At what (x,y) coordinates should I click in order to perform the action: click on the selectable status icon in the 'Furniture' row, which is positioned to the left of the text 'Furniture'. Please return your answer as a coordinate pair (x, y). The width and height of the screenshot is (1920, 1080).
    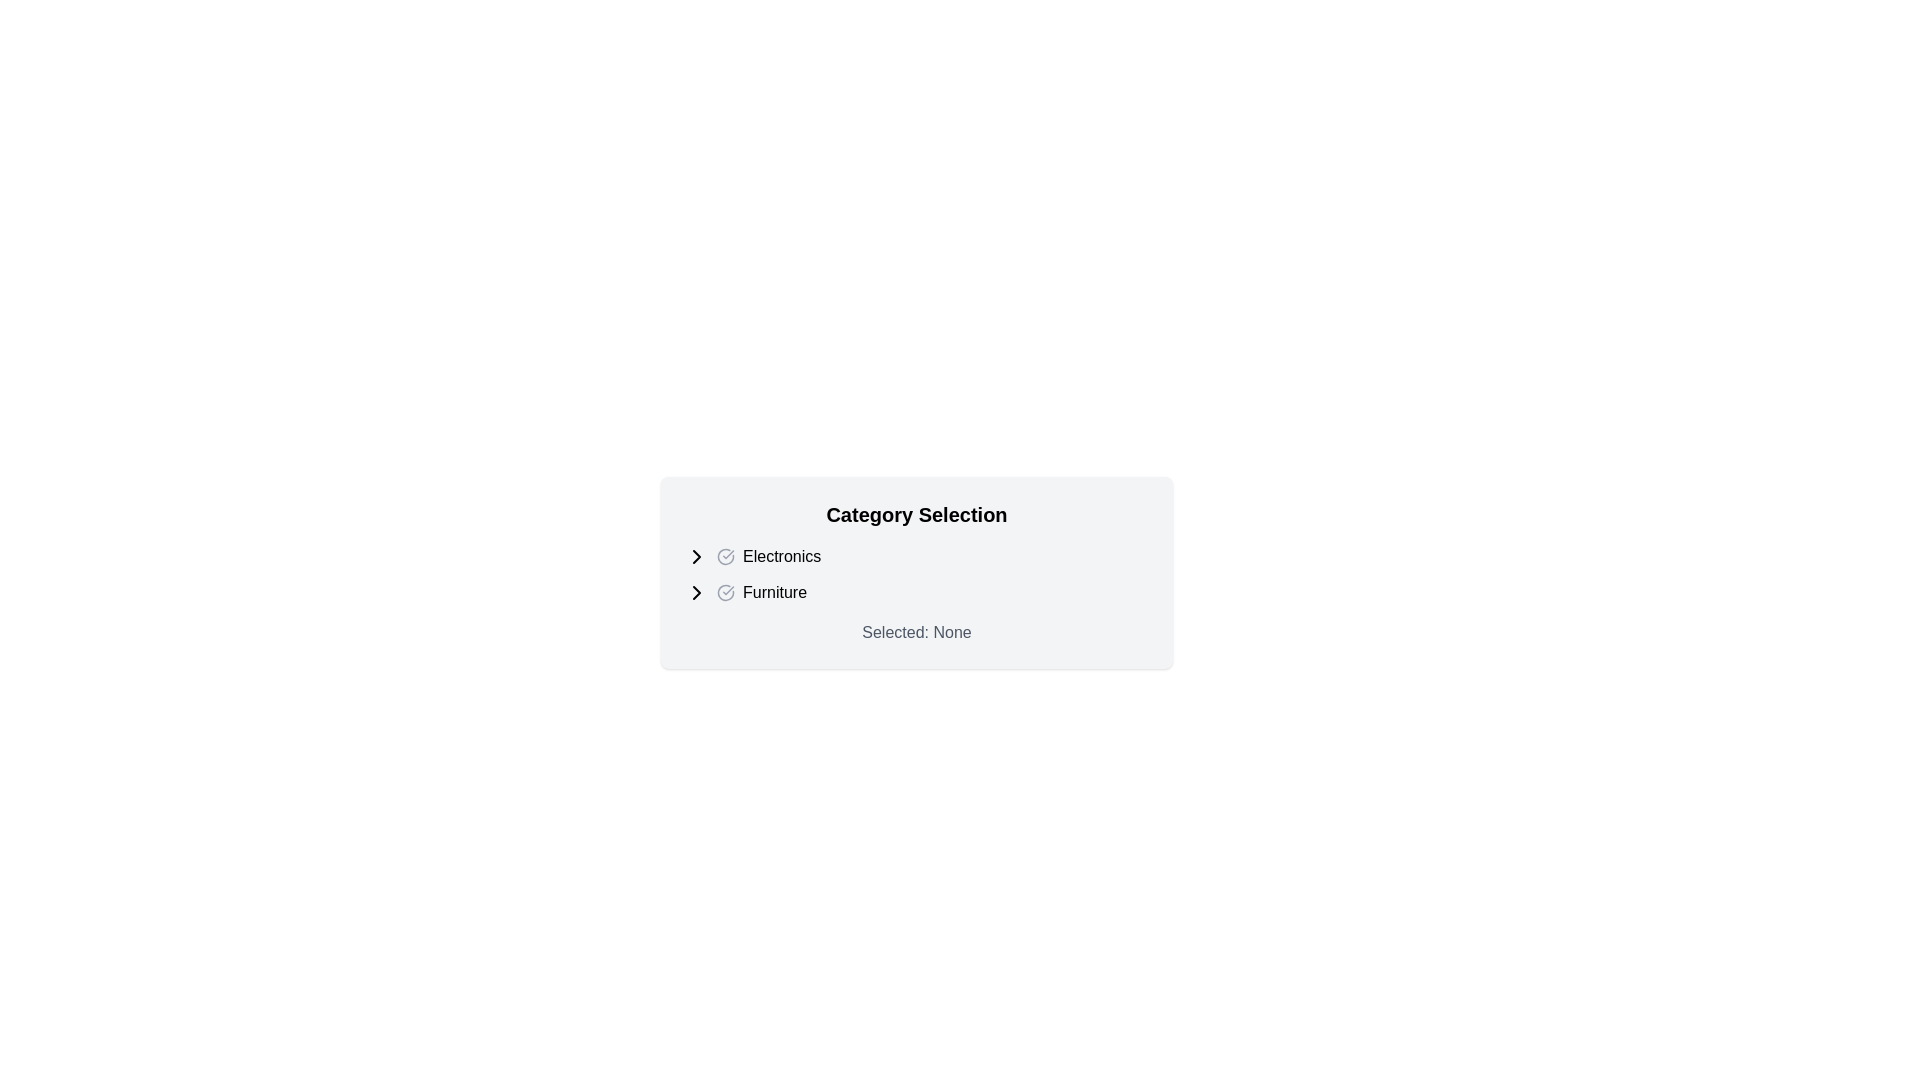
    Looking at the image, I should click on (724, 592).